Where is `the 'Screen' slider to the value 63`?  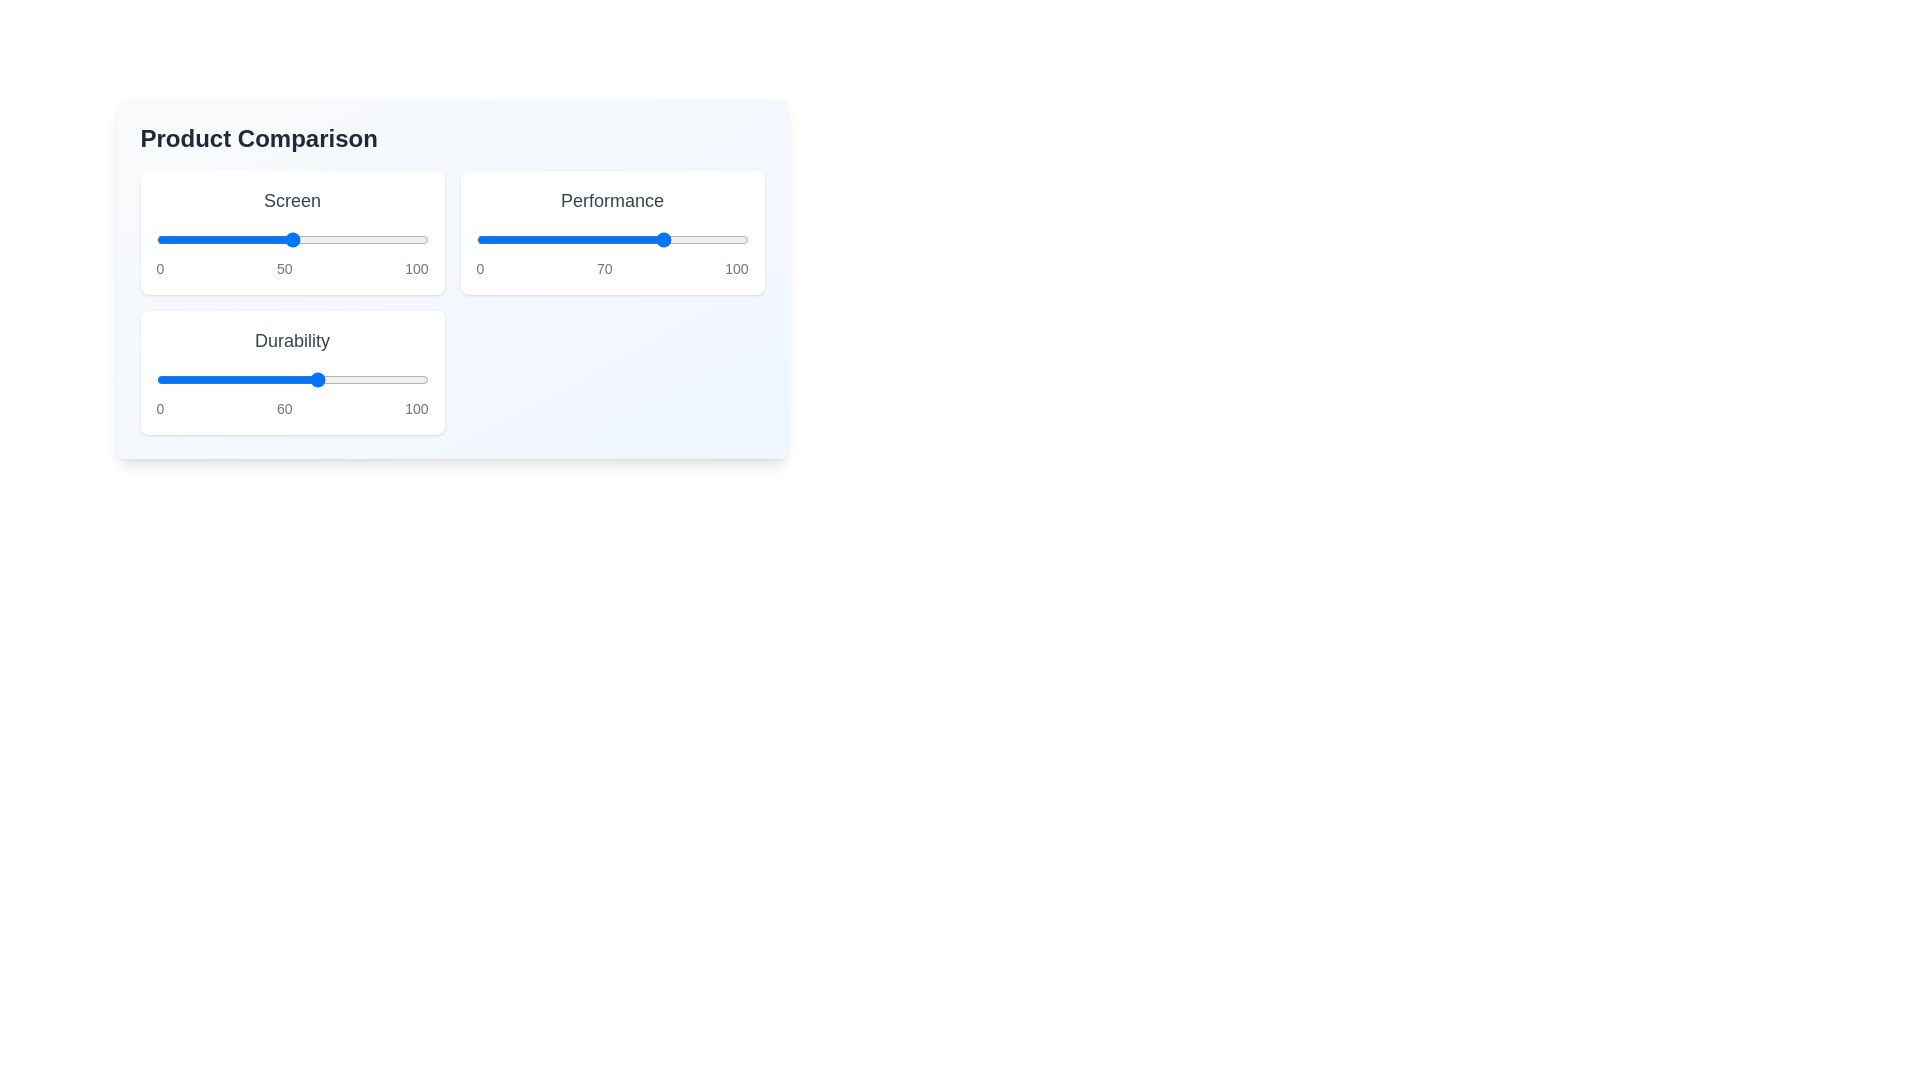
the 'Screen' slider to the value 63 is located at coordinates (327, 238).